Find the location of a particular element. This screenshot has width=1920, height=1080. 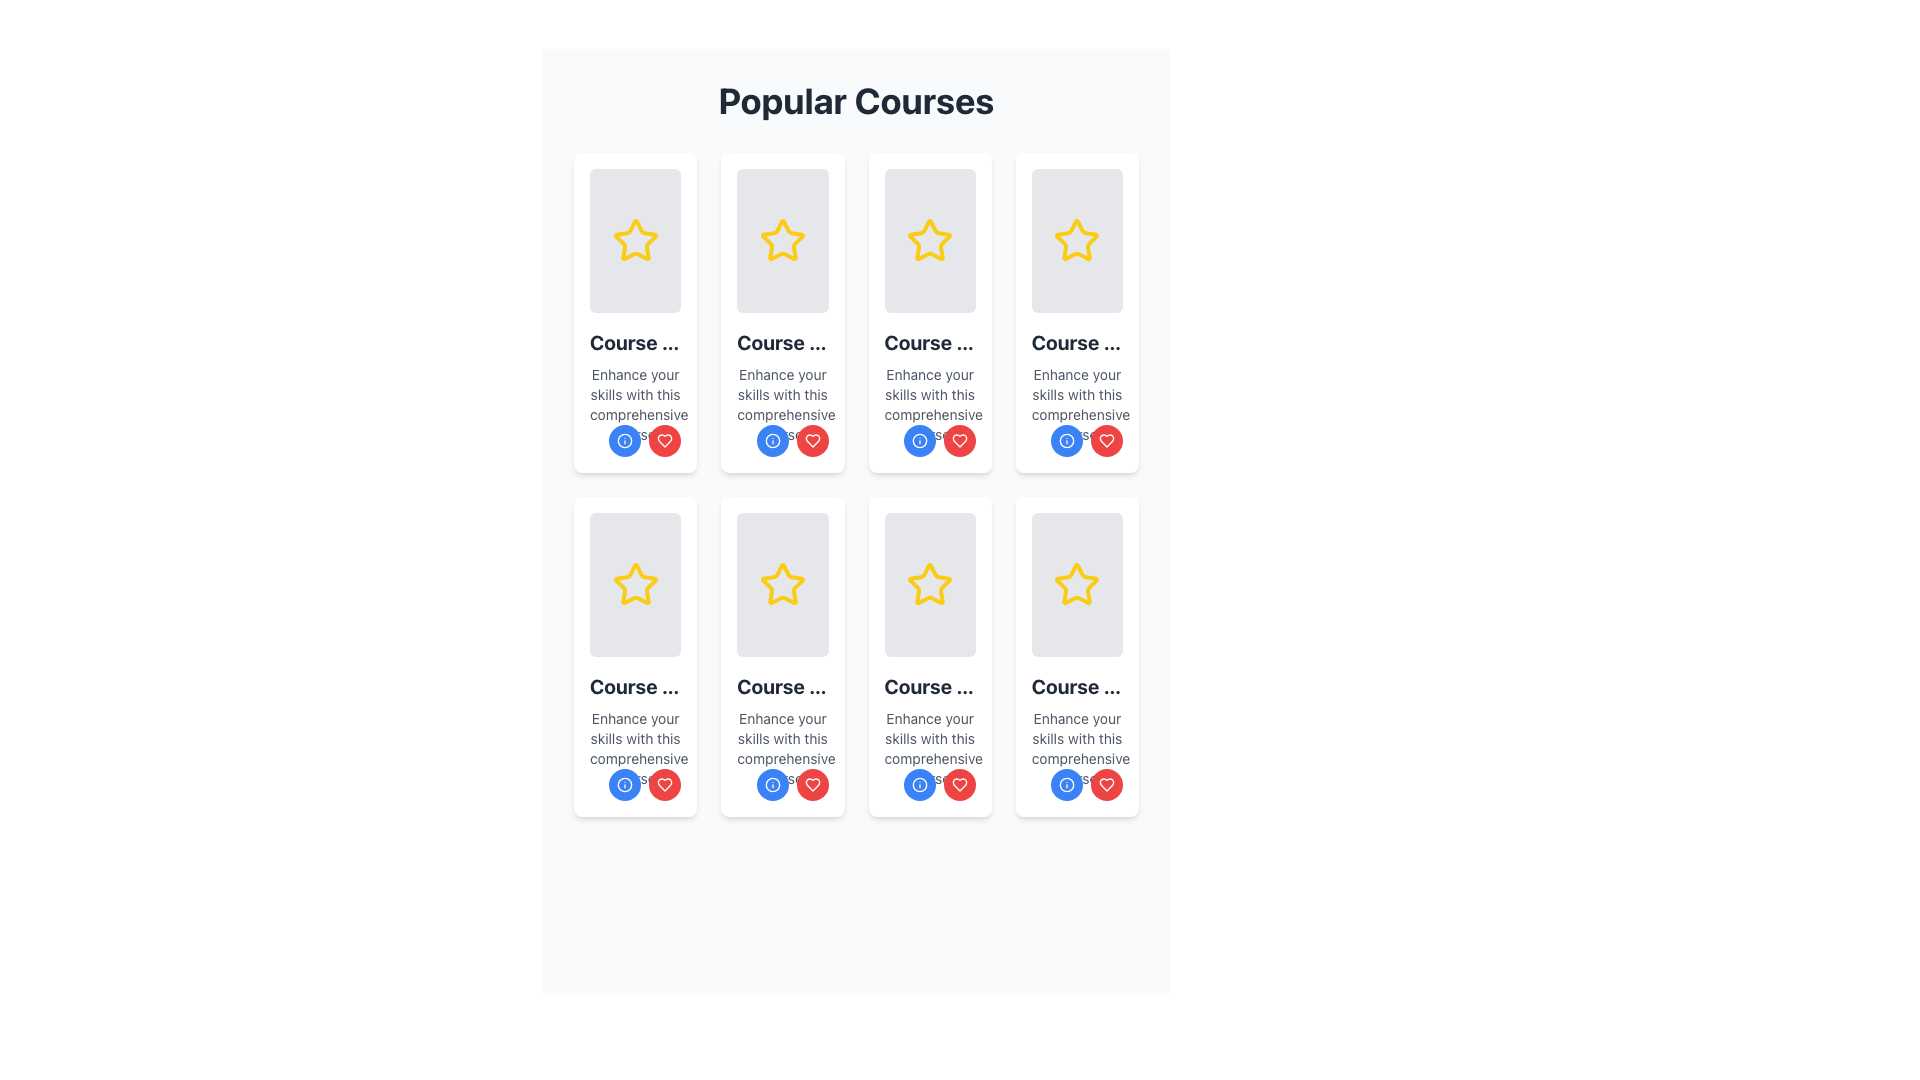

the text label displaying 'Course Title 4', which is bold and dark gray, located in the fourth card of the top row in the grid layout is located at coordinates (1076, 342).